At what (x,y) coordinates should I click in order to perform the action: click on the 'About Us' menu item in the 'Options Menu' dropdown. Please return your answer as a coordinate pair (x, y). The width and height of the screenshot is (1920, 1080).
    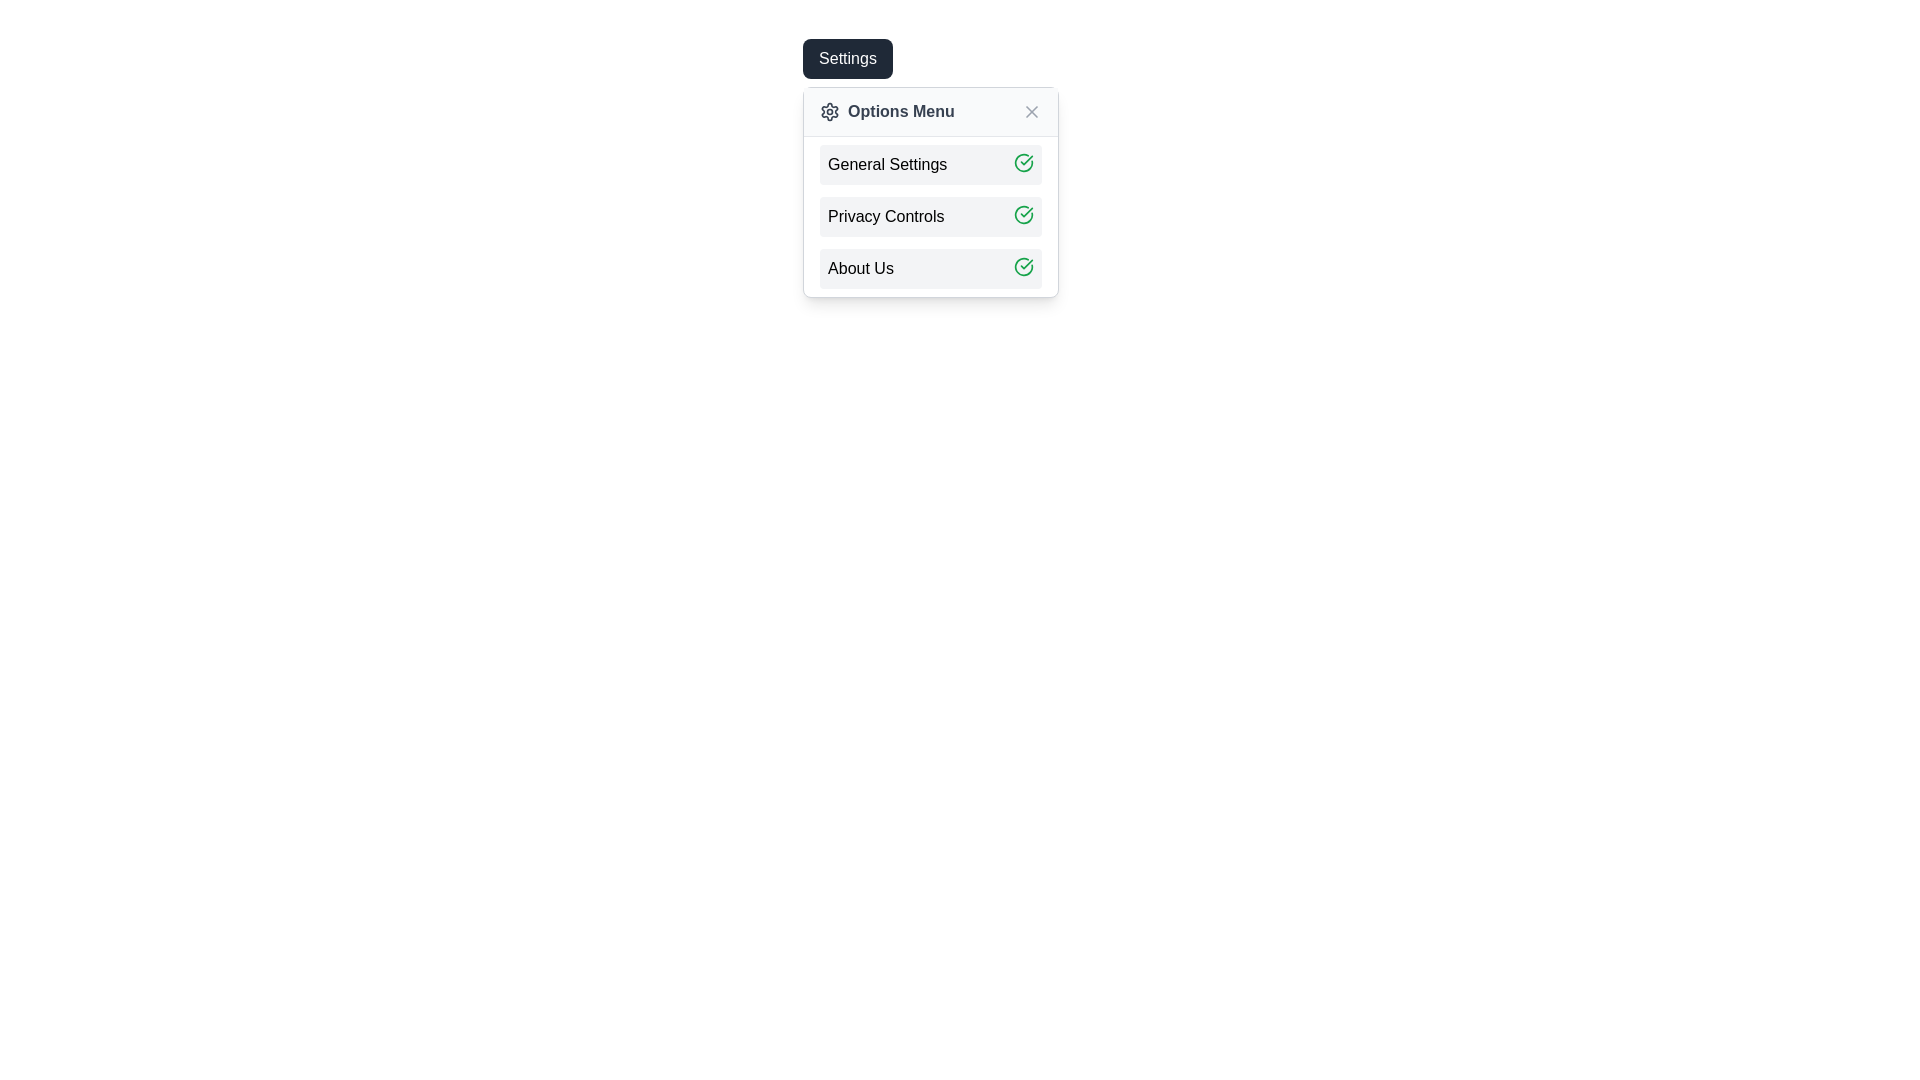
    Looking at the image, I should click on (930, 268).